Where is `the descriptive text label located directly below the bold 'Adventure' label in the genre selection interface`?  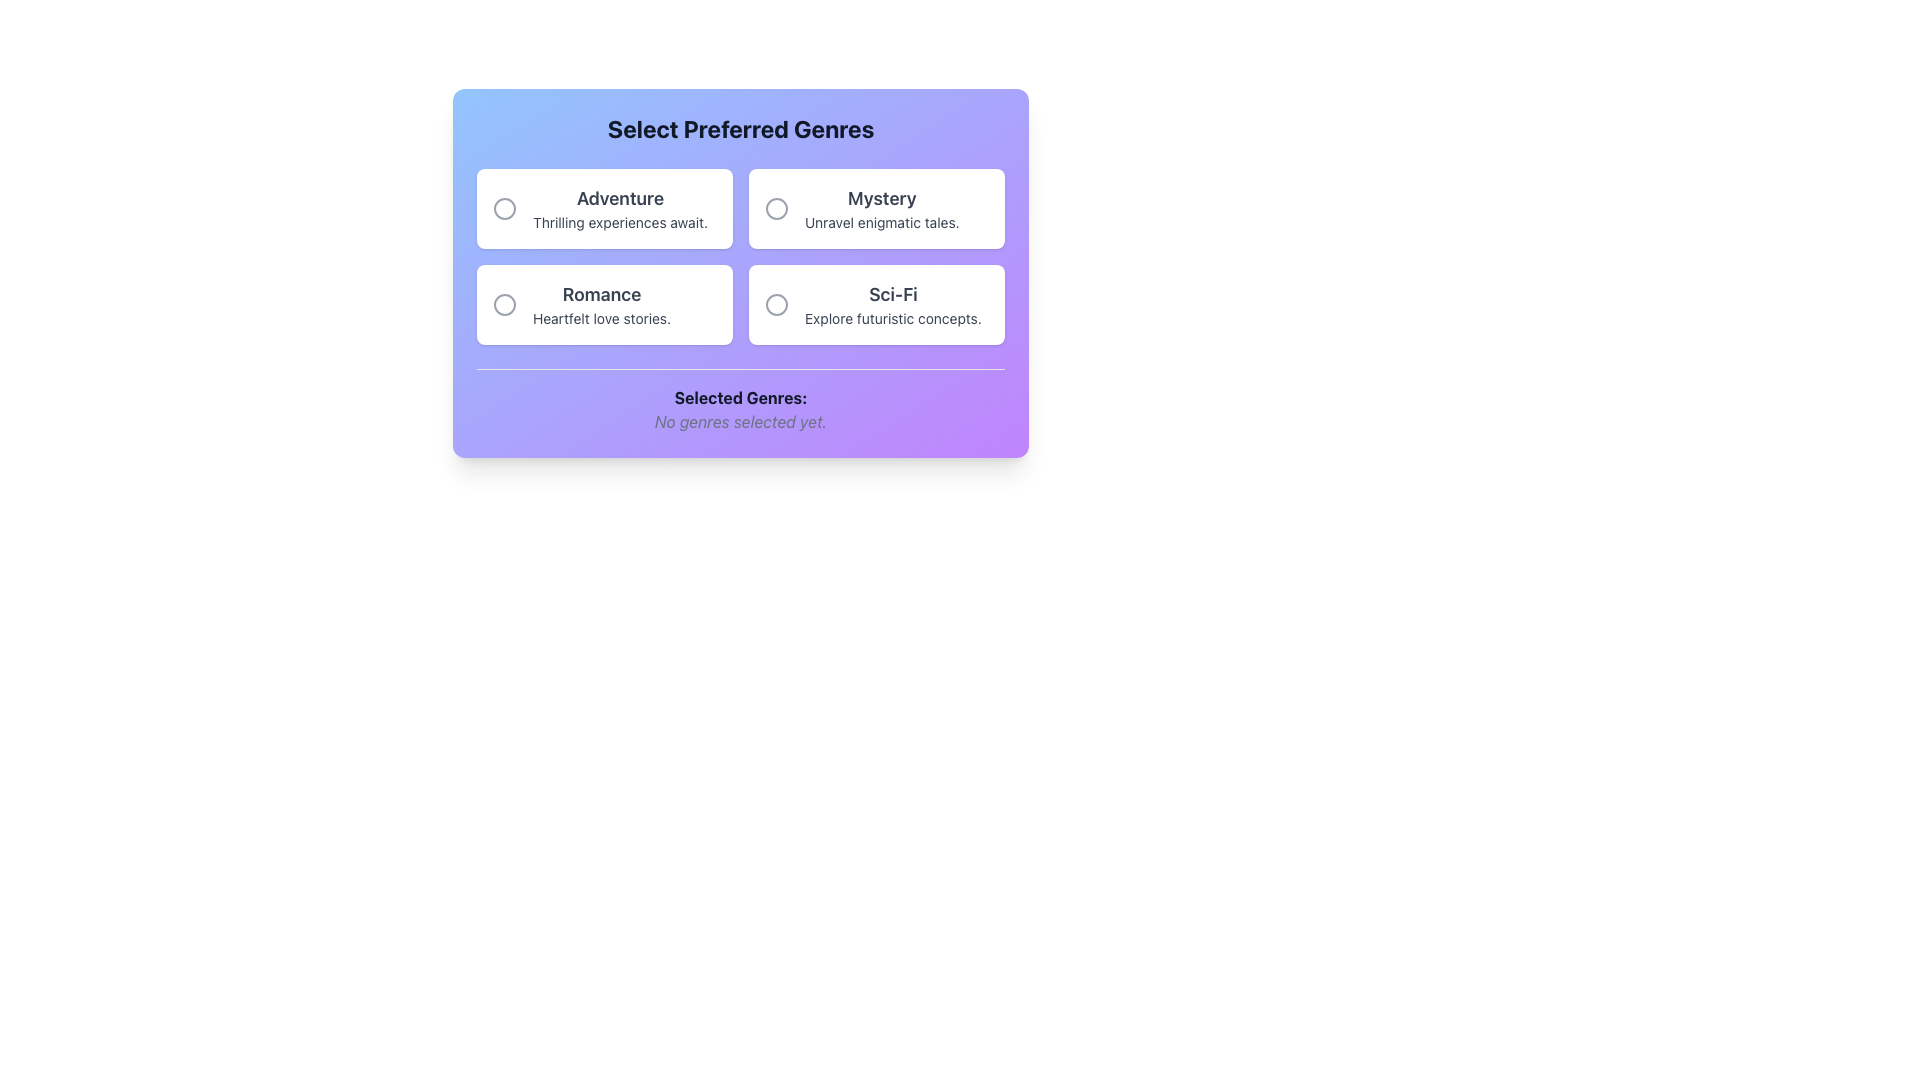
the descriptive text label located directly below the bold 'Adventure' label in the genre selection interface is located at coordinates (619, 223).